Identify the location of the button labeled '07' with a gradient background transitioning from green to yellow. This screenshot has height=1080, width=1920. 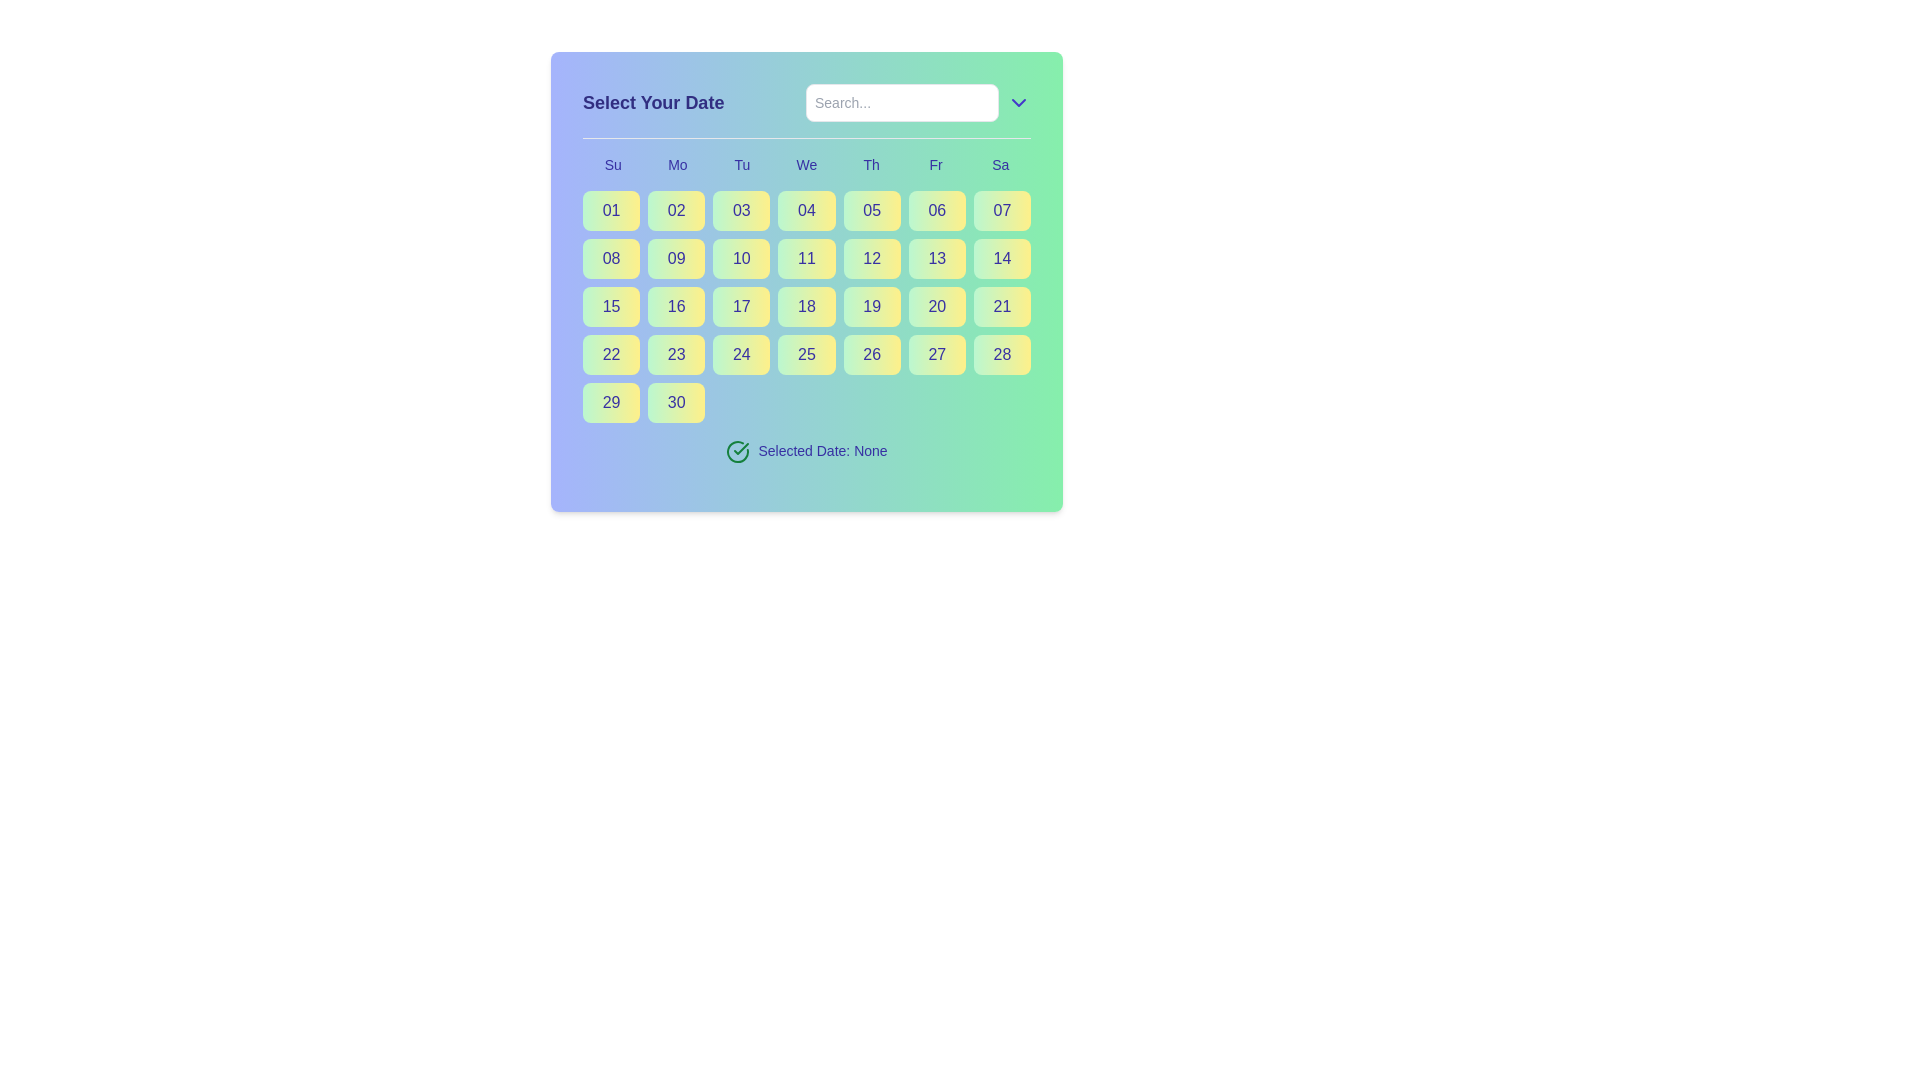
(1002, 211).